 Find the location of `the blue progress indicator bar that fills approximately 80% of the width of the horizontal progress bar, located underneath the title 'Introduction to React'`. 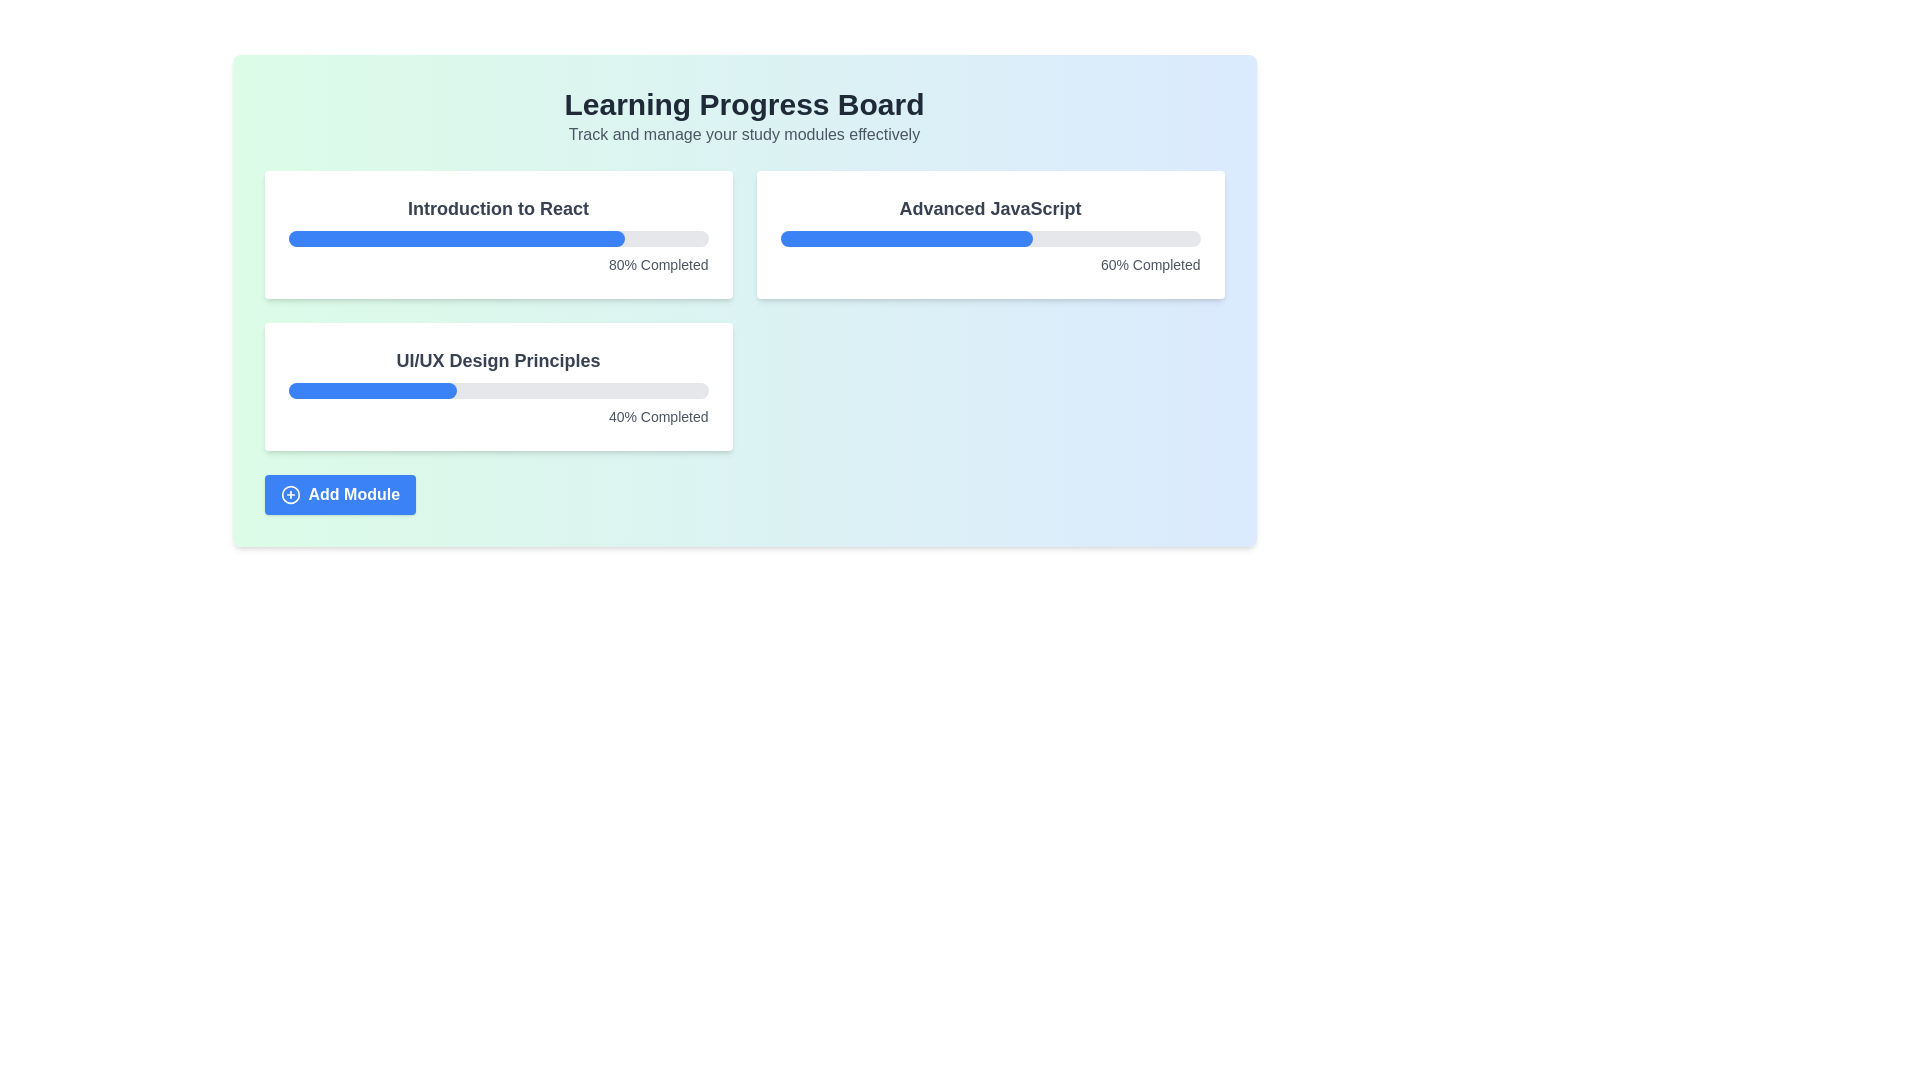

the blue progress indicator bar that fills approximately 80% of the width of the horizontal progress bar, located underneath the title 'Introduction to React' is located at coordinates (455, 238).